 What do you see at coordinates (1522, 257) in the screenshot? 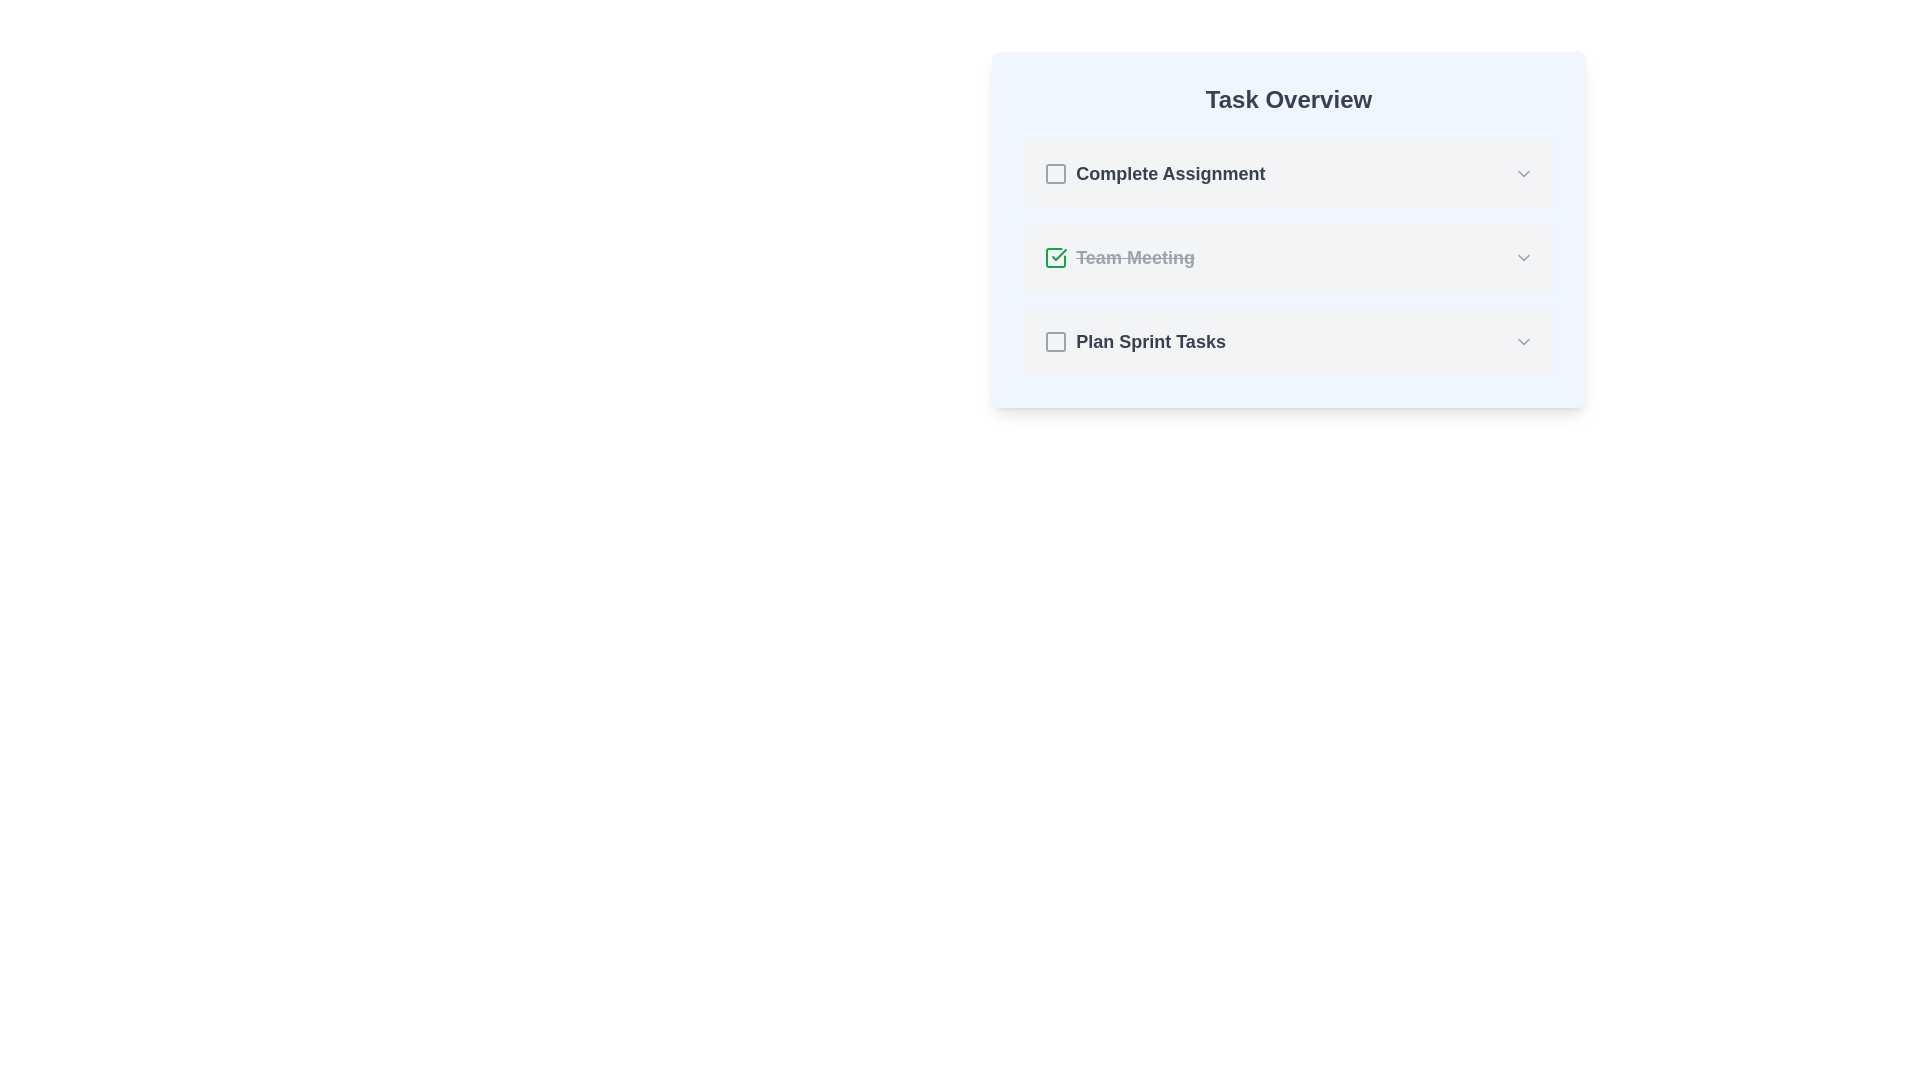
I see `the Chevron-down icon located to the far right of the 'Team Meeting' text` at bounding box center [1522, 257].